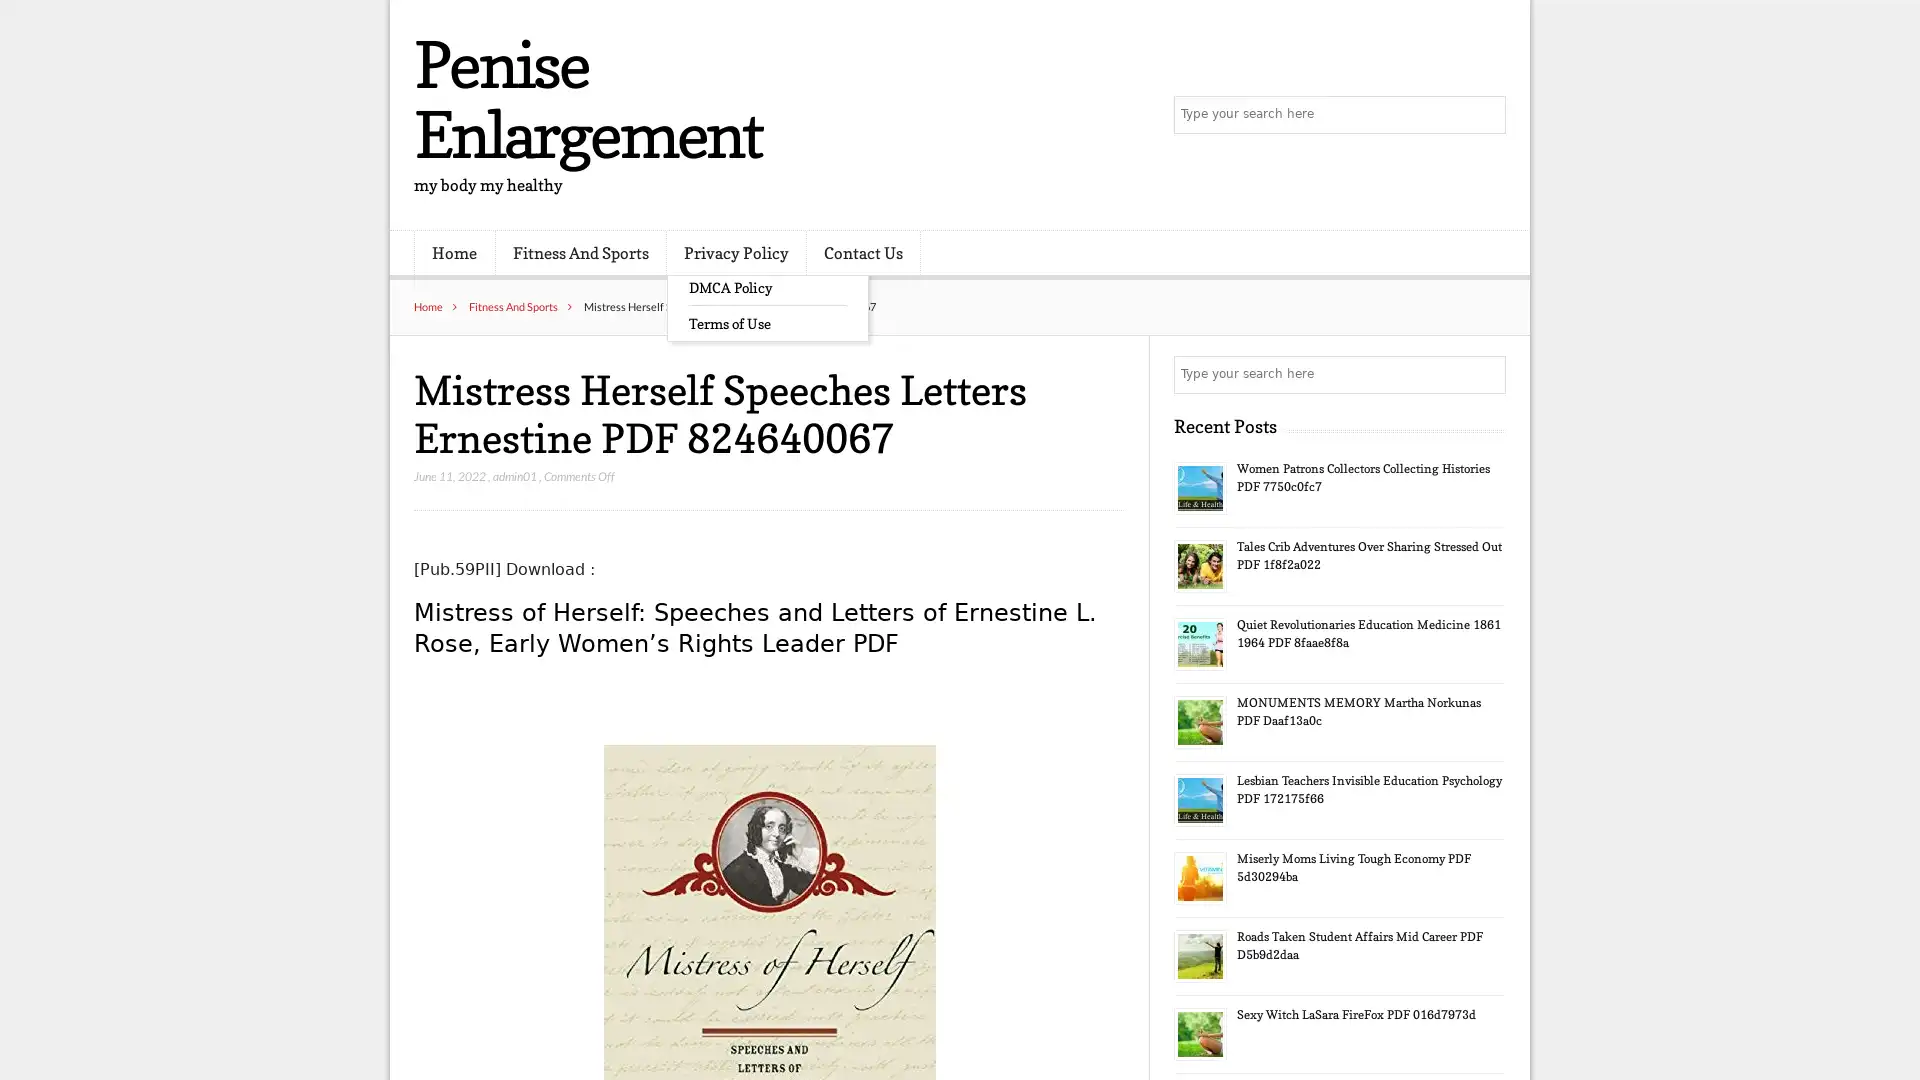 Image resolution: width=1920 pixels, height=1080 pixels. I want to click on Search, so click(1485, 374).